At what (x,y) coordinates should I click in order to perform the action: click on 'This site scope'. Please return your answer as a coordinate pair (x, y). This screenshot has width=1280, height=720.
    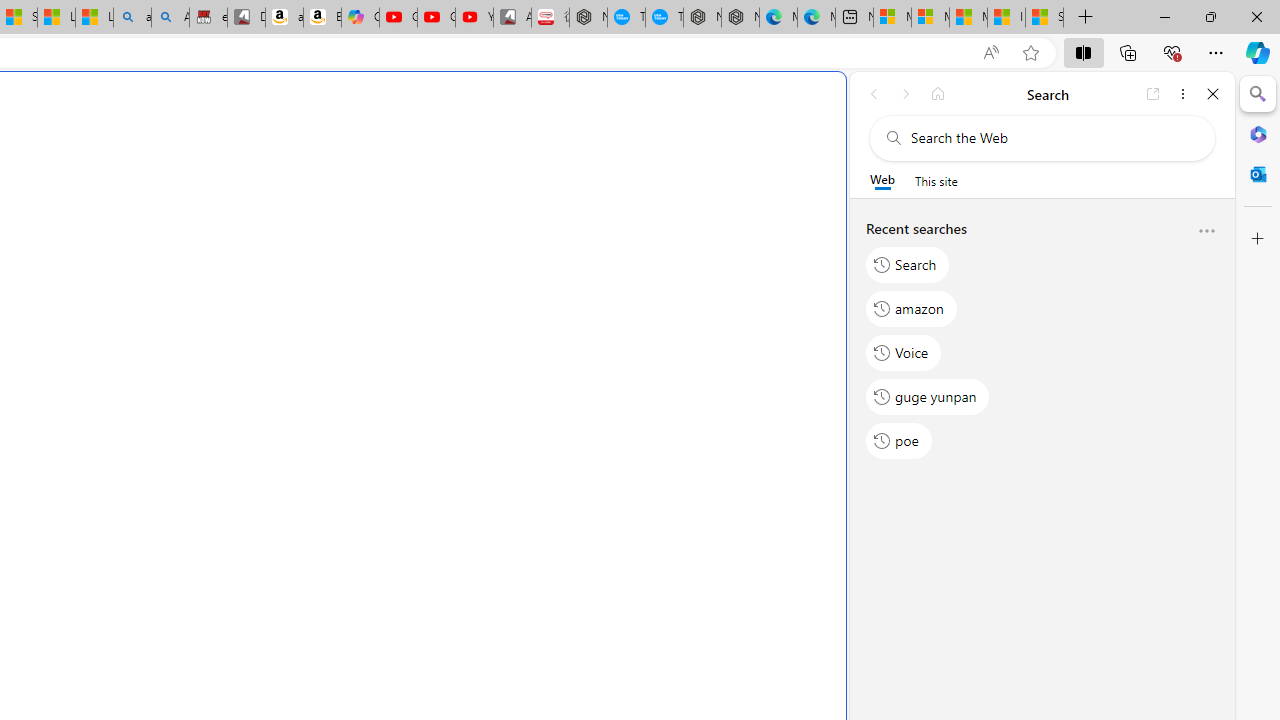
    Looking at the image, I should click on (935, 180).